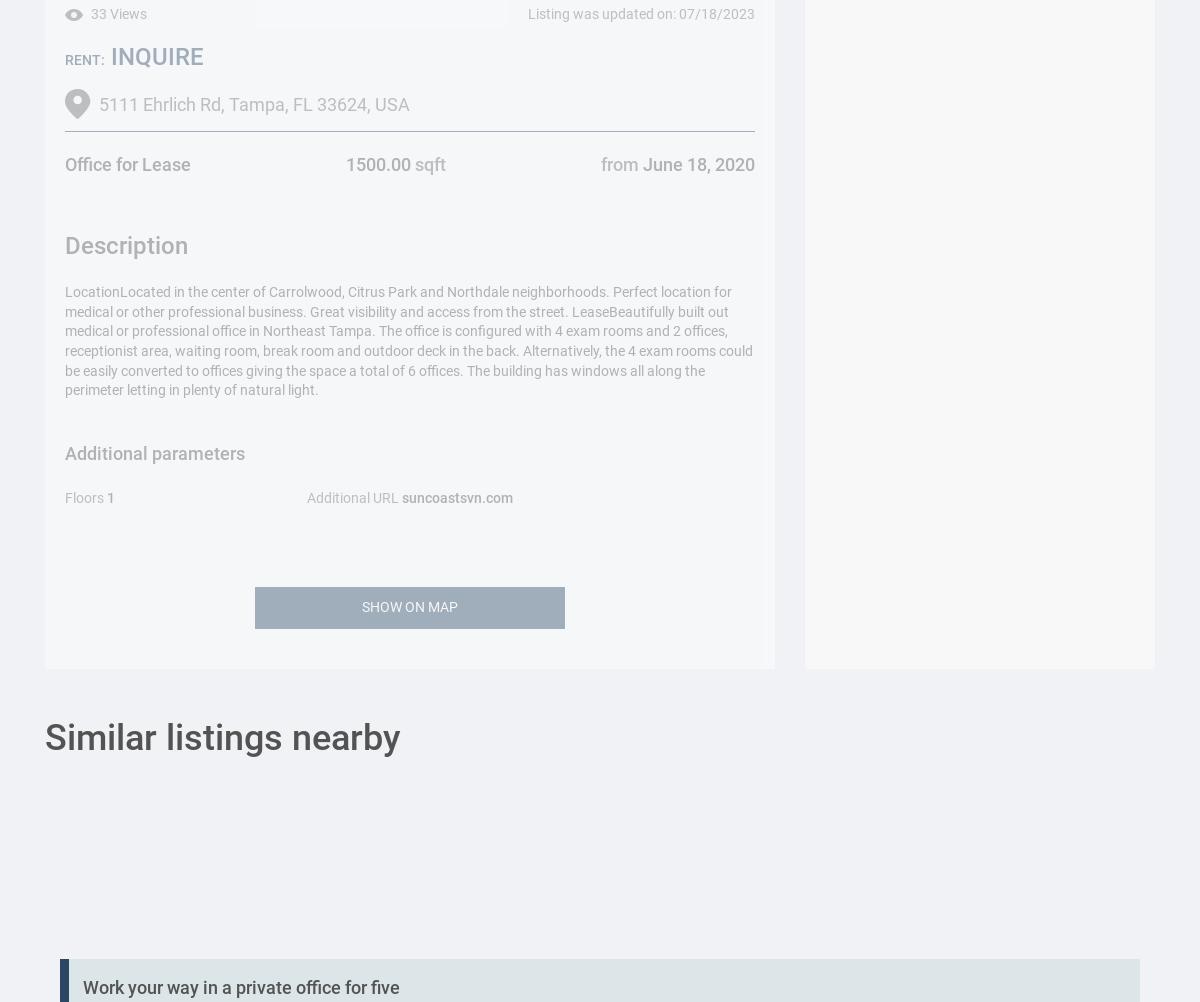 The width and height of the screenshot is (1200, 1002). I want to click on 'INQUIRE', so click(156, 56).